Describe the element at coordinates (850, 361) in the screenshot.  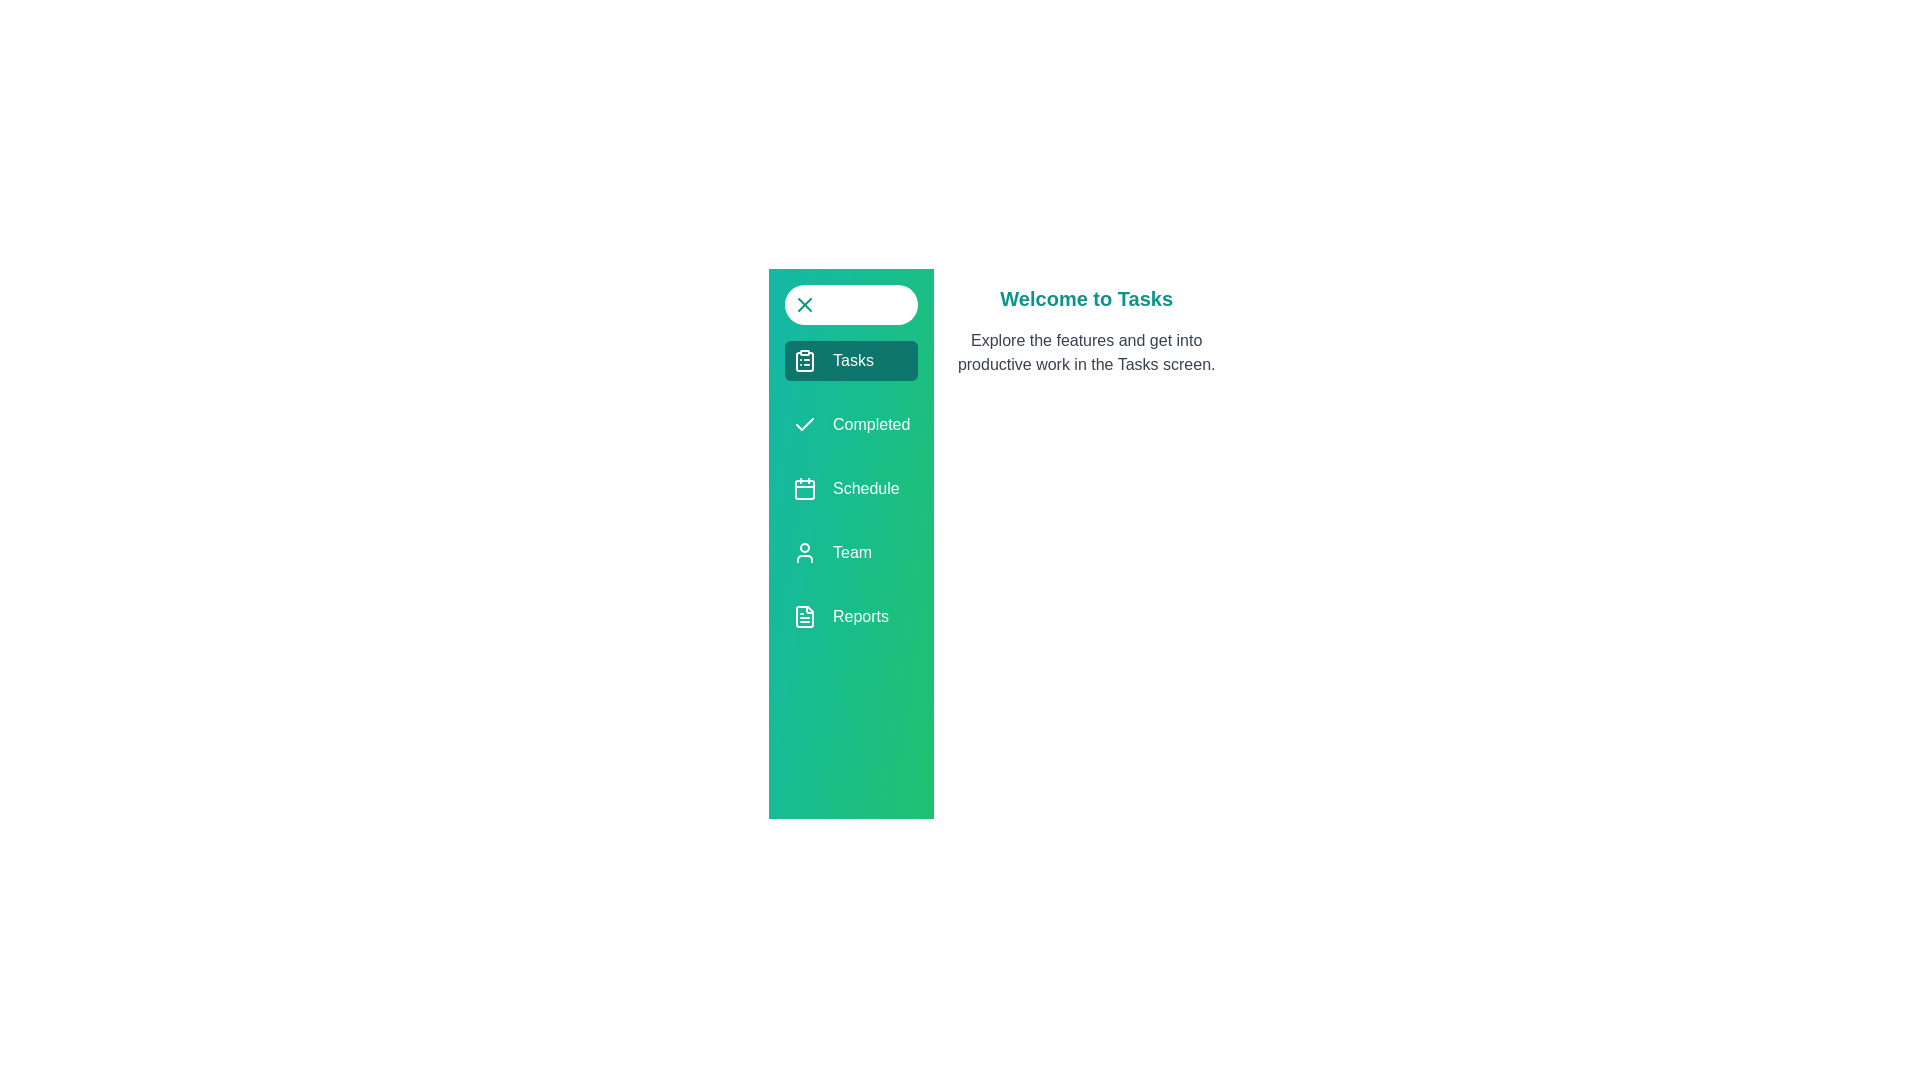
I see `the menu item Tasks from the available options` at that location.